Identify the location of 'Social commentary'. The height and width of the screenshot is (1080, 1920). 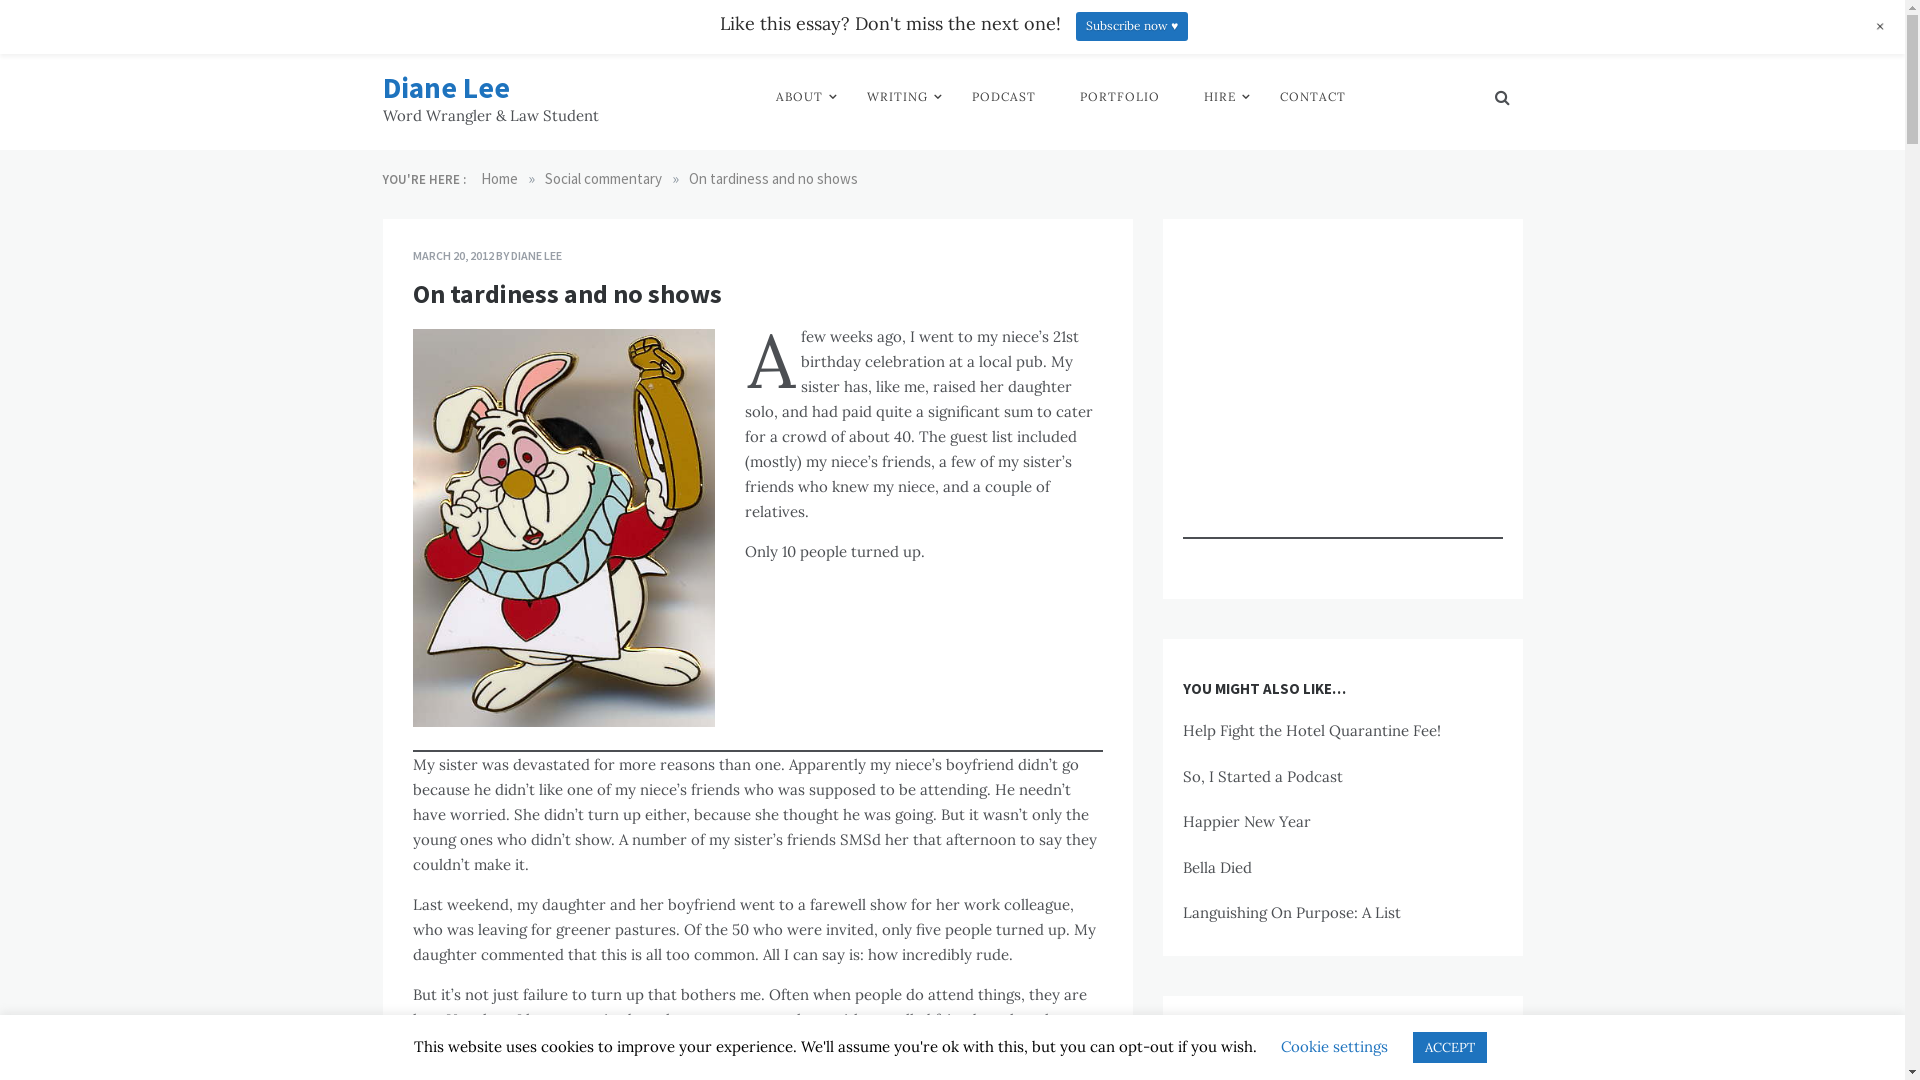
(543, 177).